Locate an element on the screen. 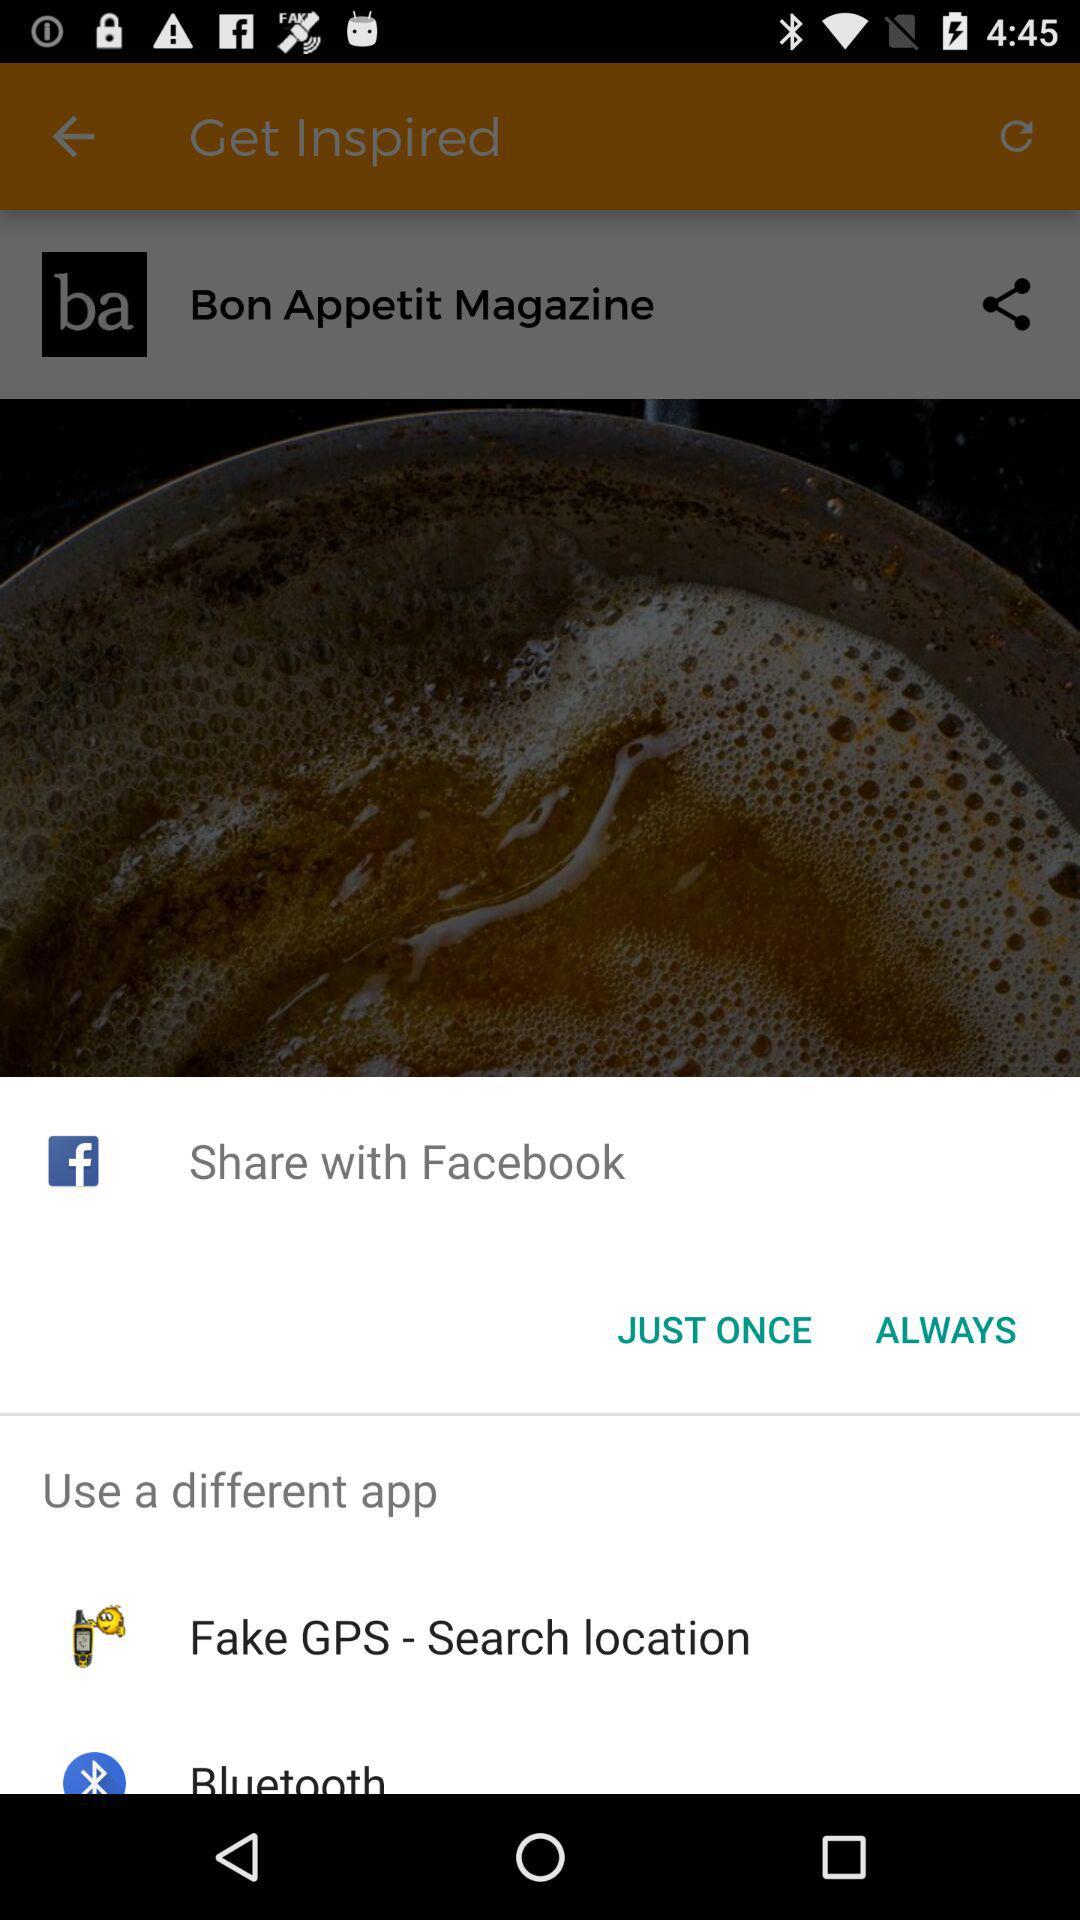 This screenshot has width=1080, height=1920. the just once button is located at coordinates (713, 1329).